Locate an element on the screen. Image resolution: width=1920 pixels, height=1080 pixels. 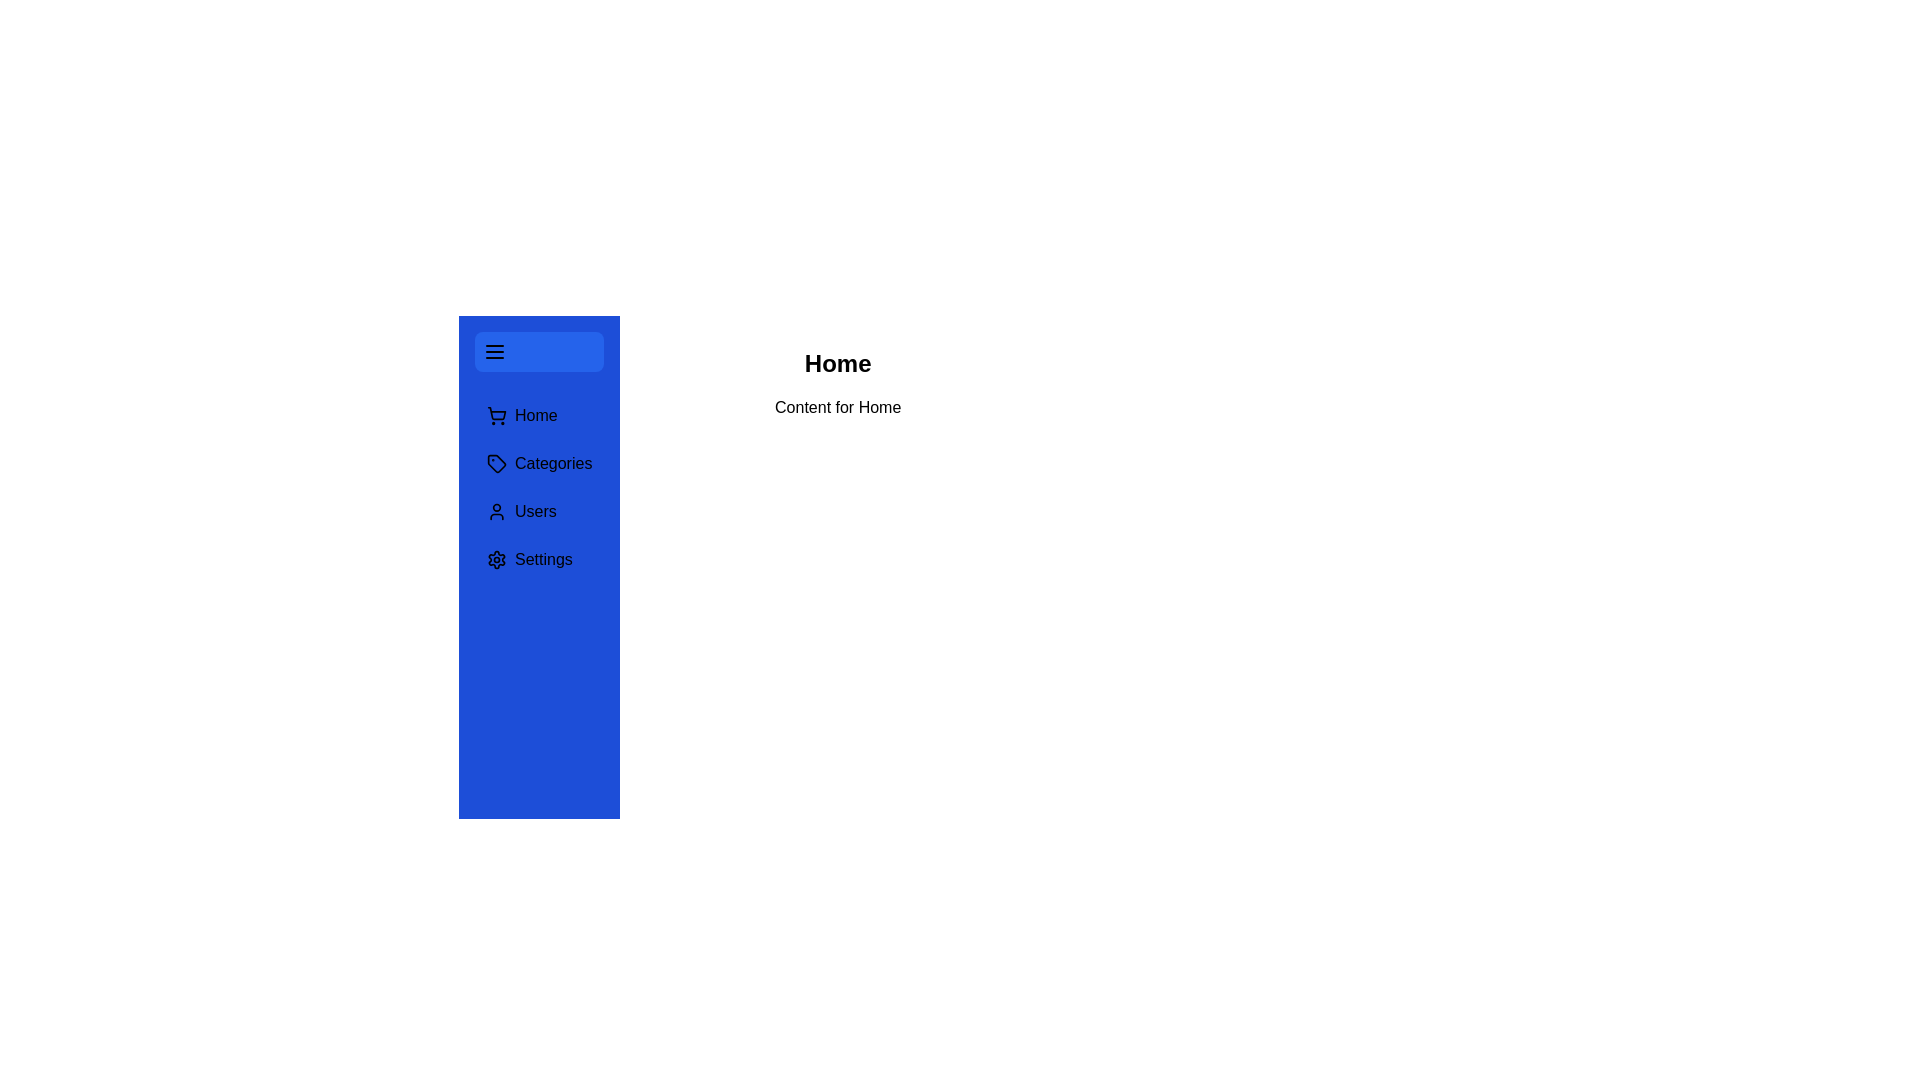
the Home section from the menu is located at coordinates (539, 415).